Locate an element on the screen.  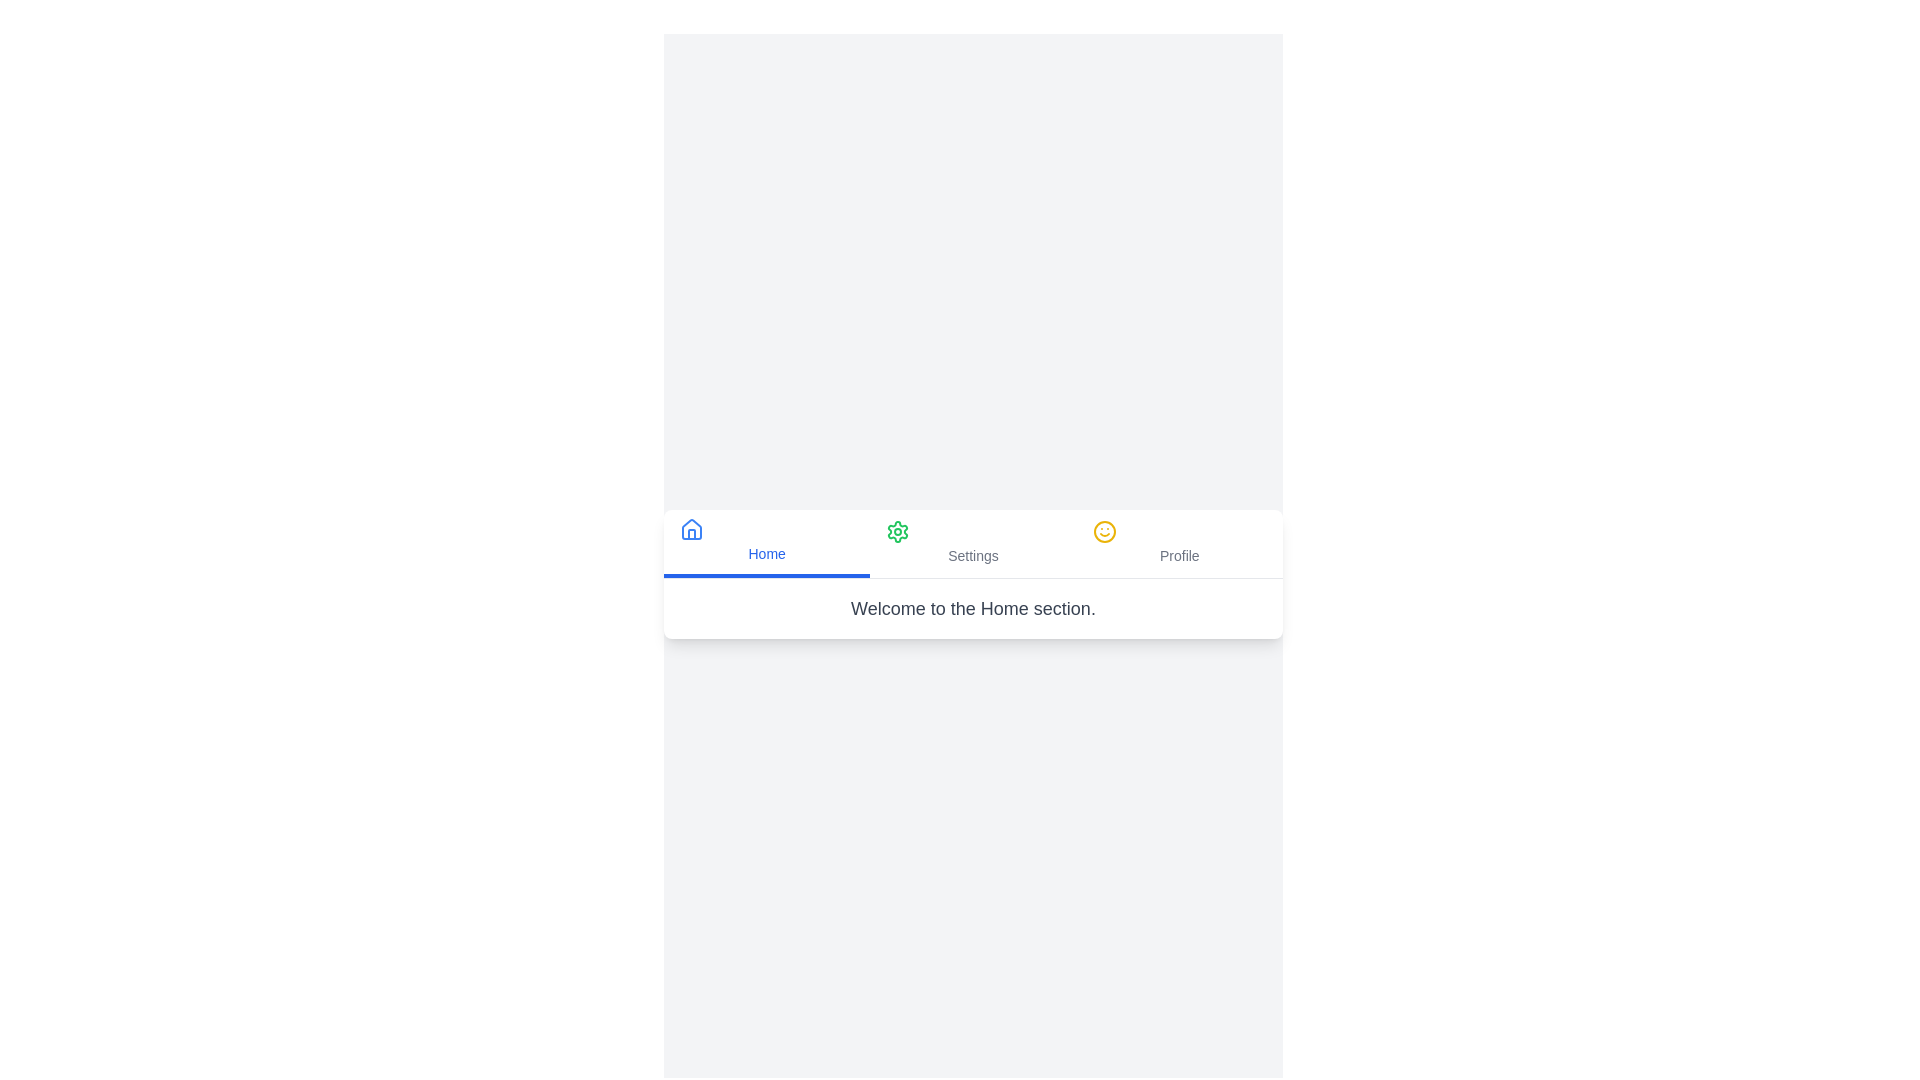
the Profile tab to view its content is located at coordinates (1179, 543).